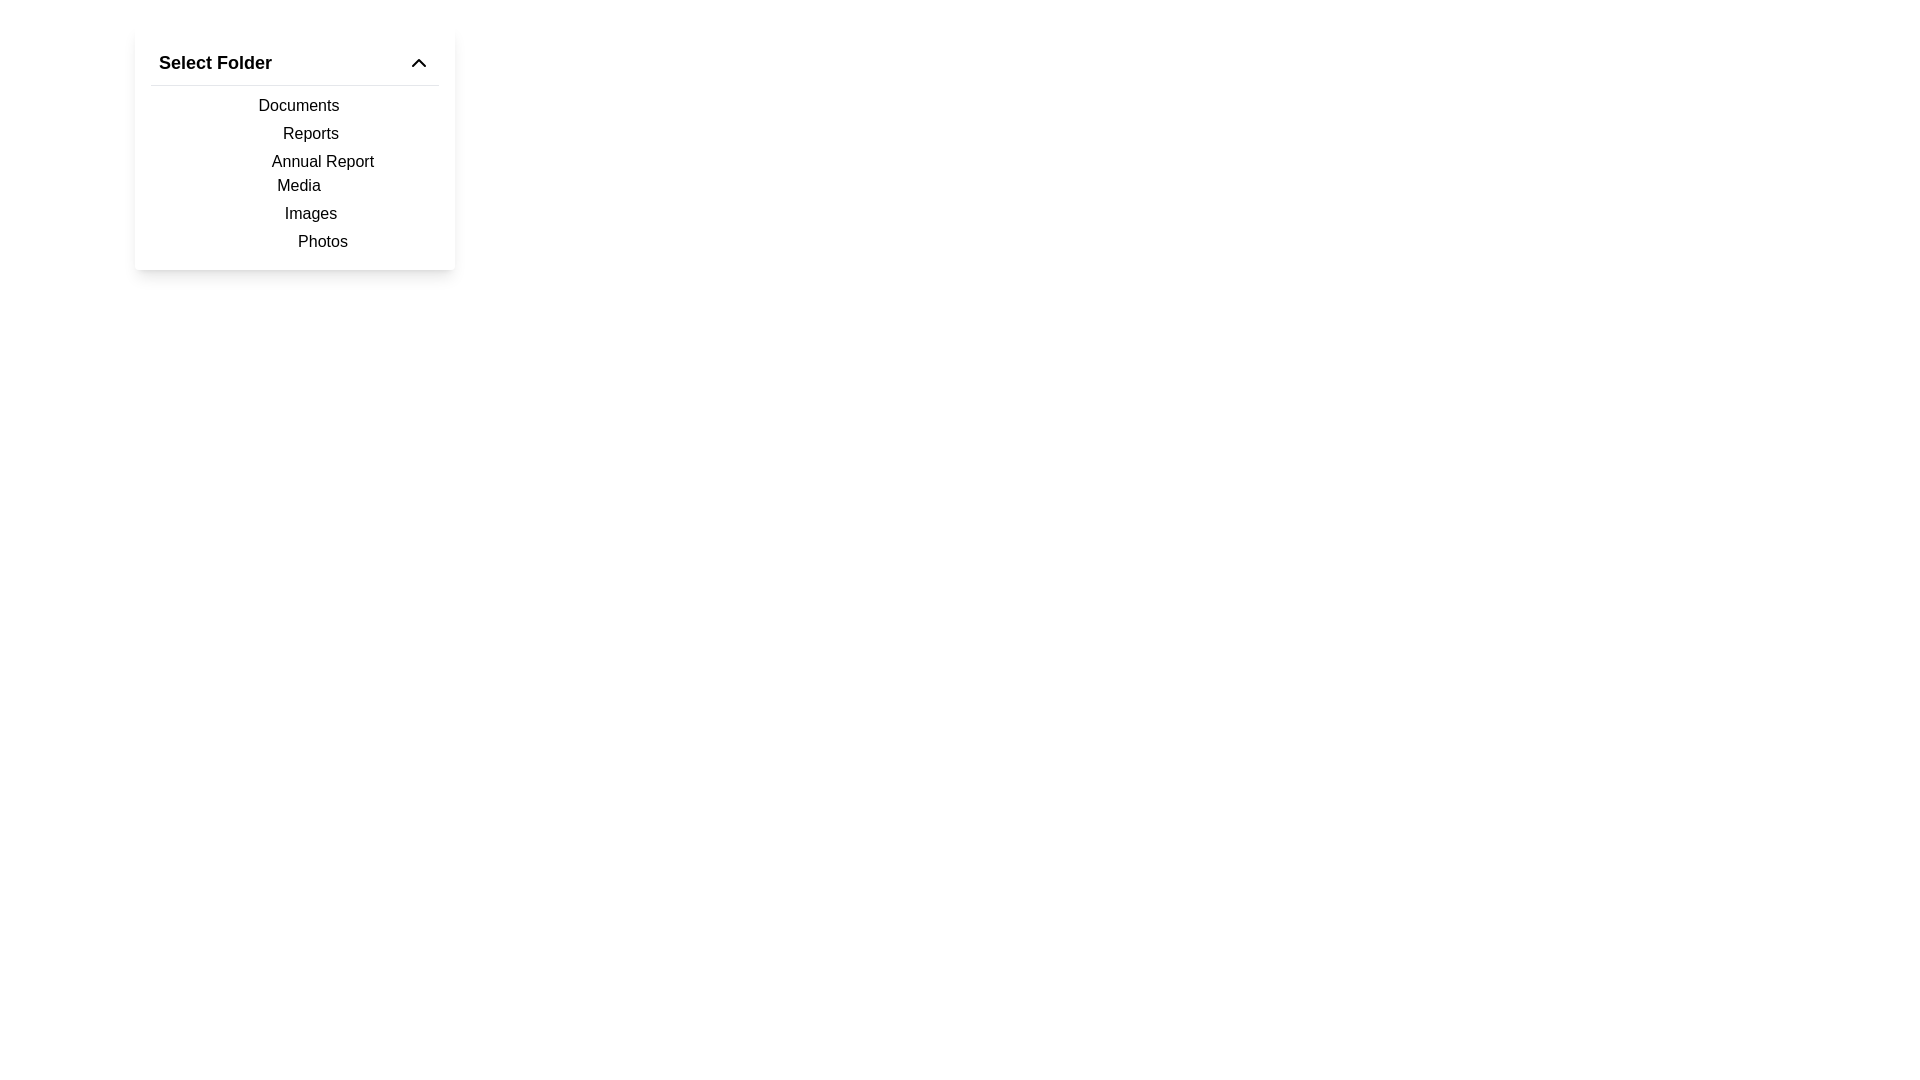 Image resolution: width=1920 pixels, height=1080 pixels. I want to click on the text label displaying 'Documents', so click(297, 105).